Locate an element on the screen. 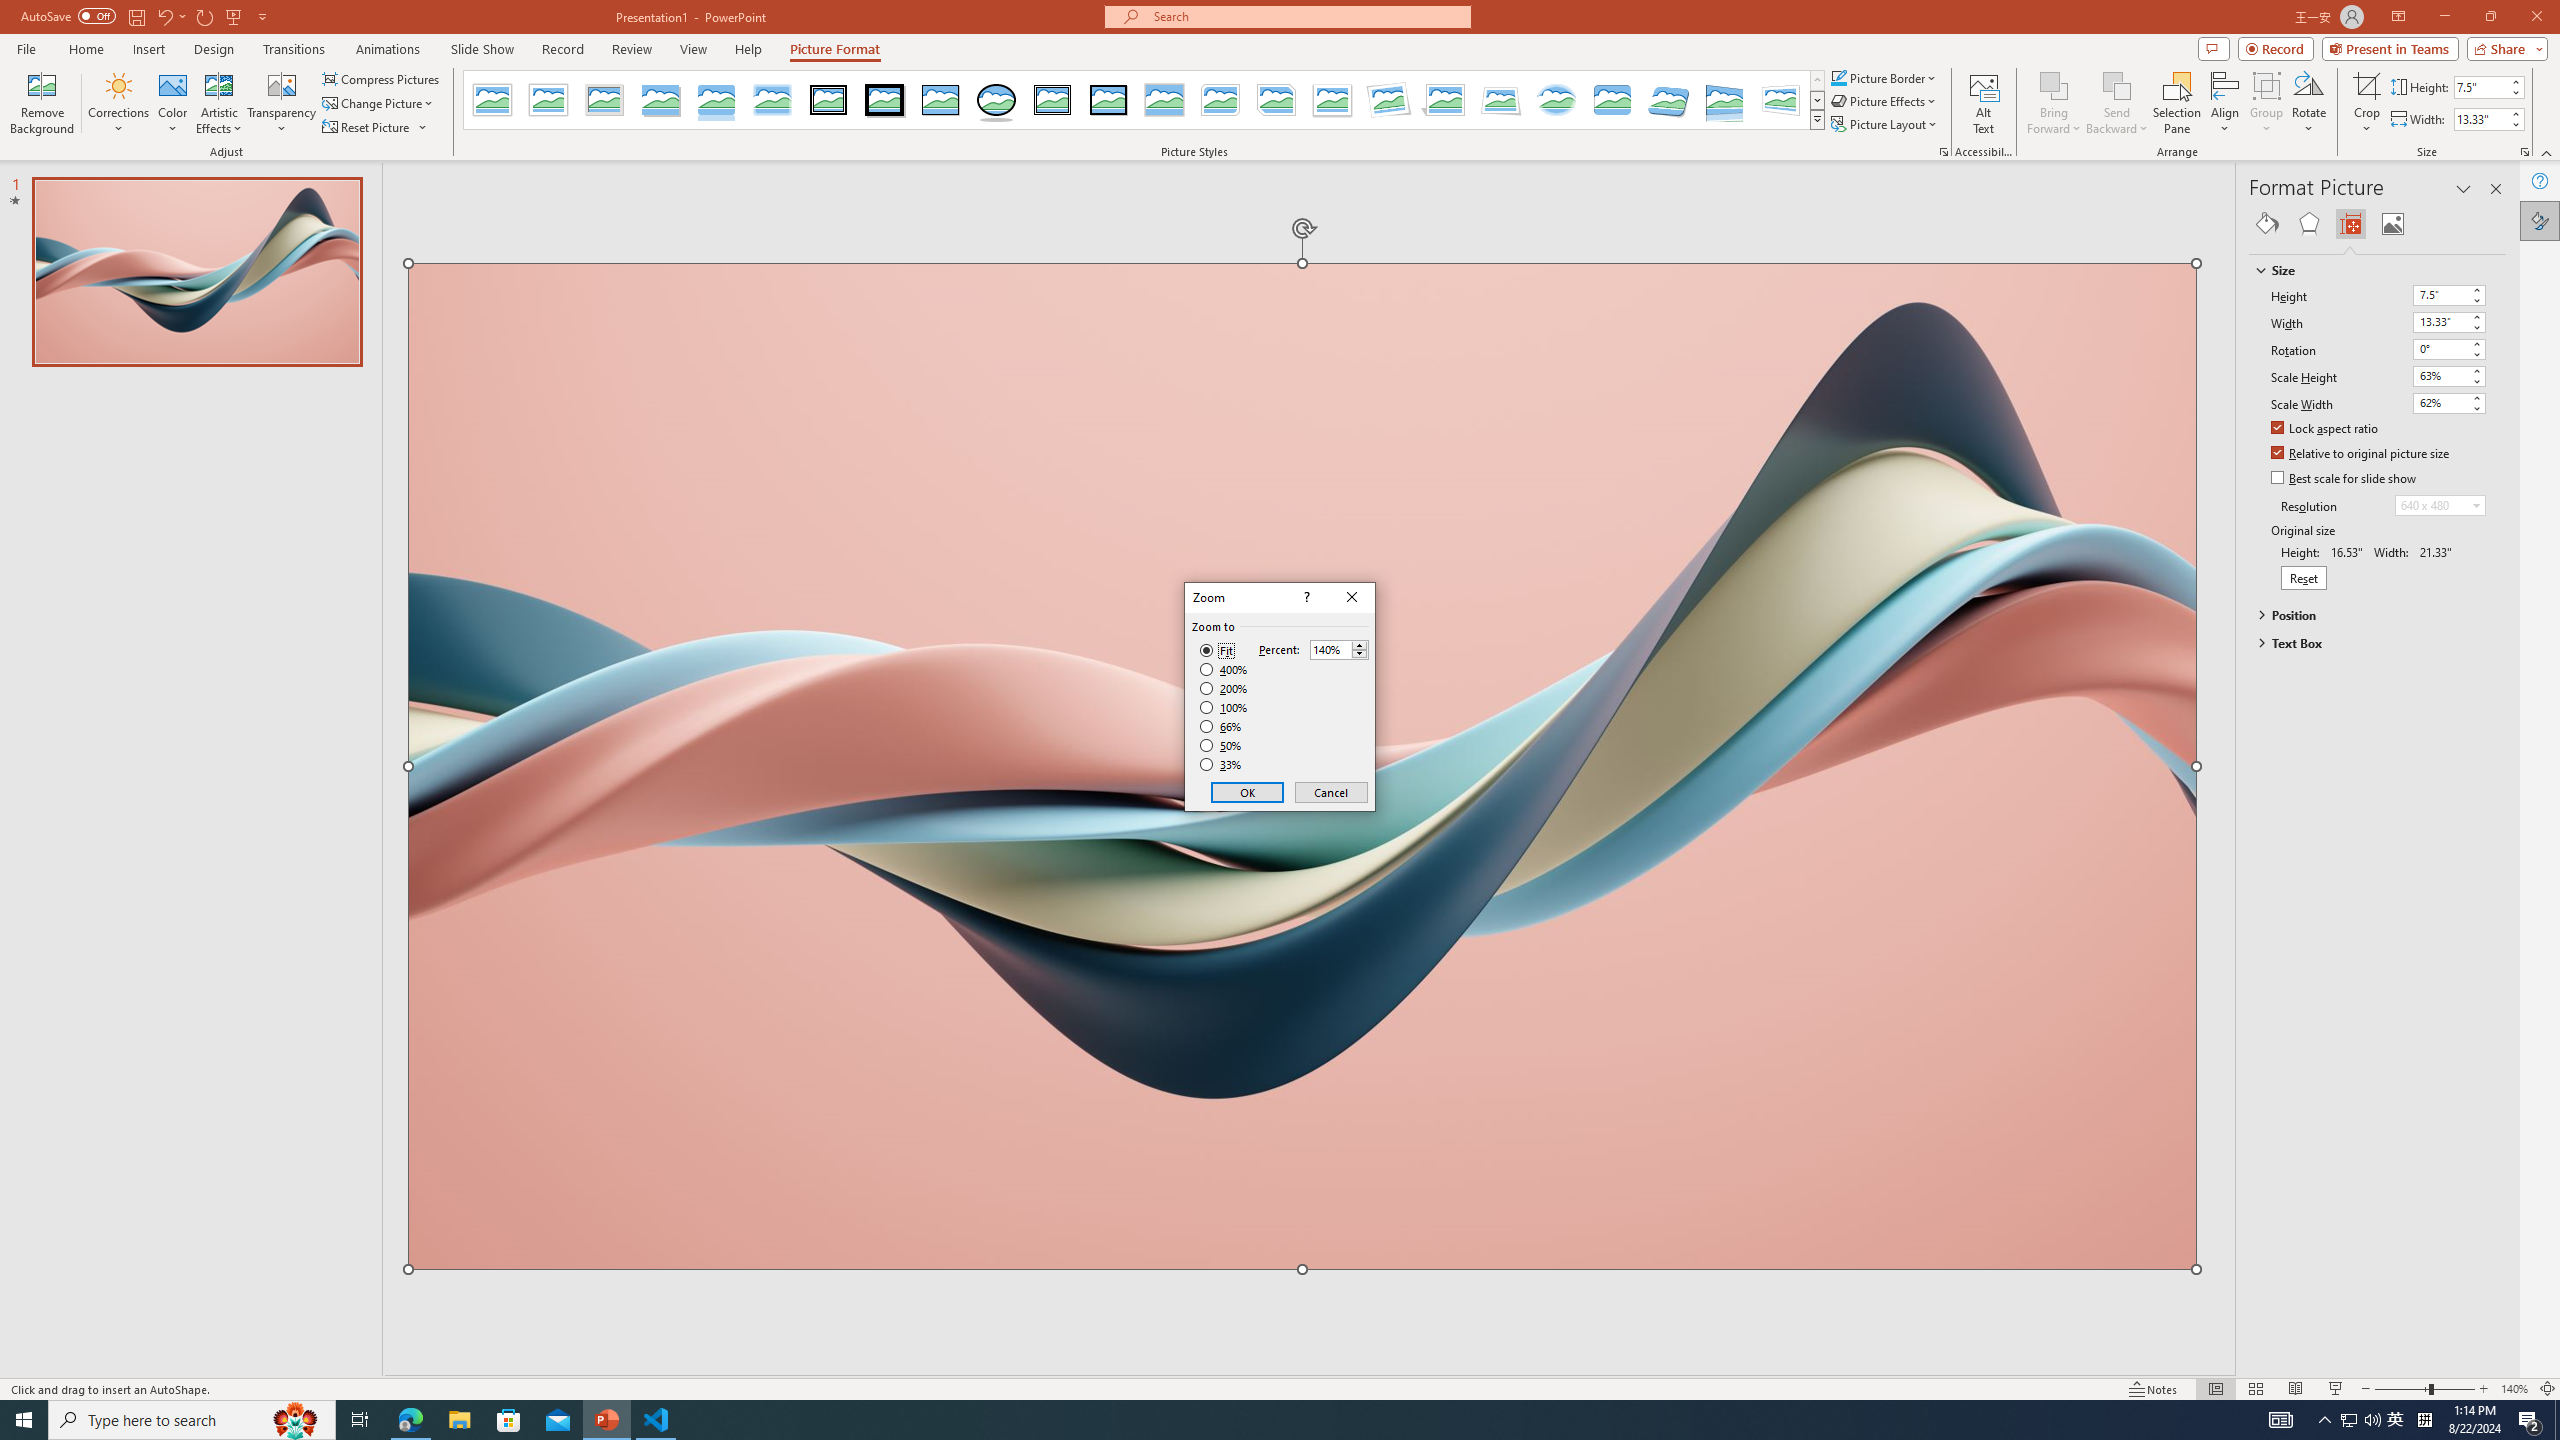 The image size is (2560, 1440). 'Align' is located at coordinates (2223, 103).